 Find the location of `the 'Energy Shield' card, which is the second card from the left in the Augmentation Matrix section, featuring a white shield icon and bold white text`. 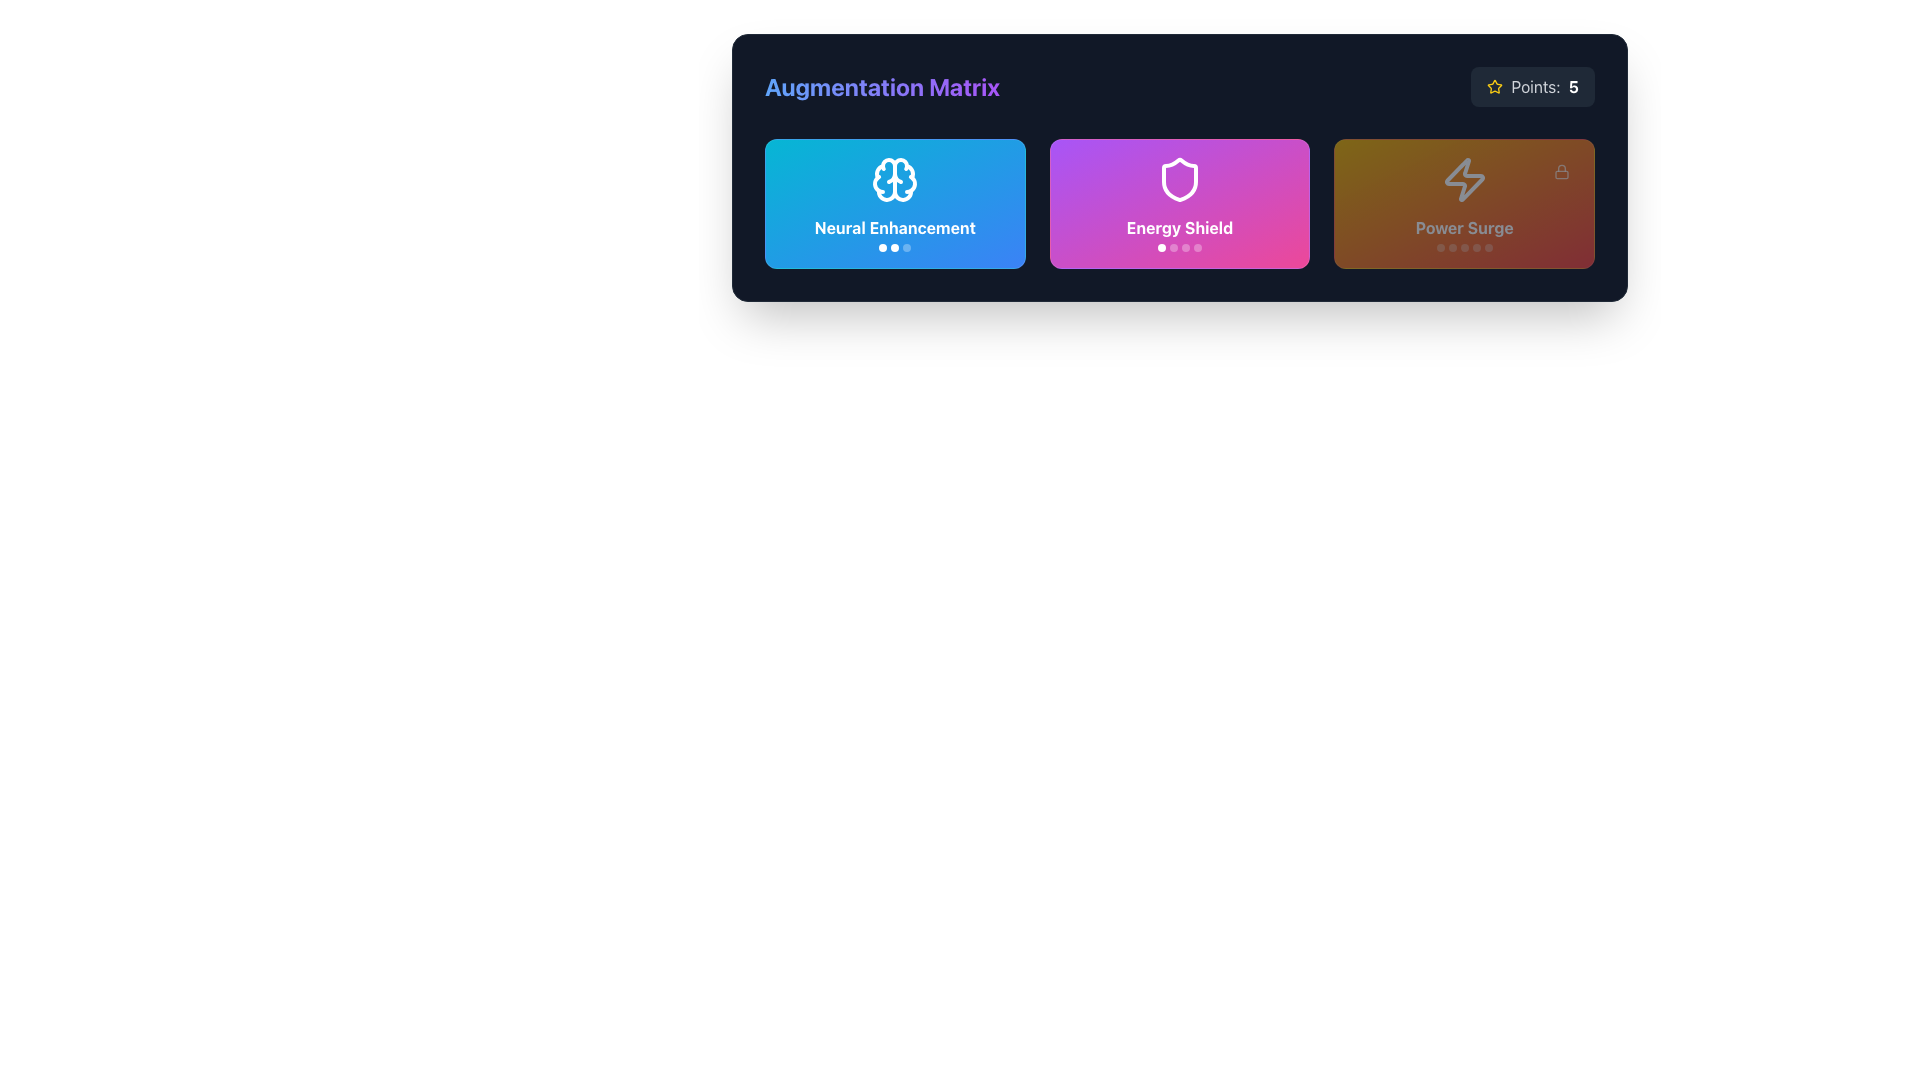

the 'Energy Shield' card, which is the second card from the left in the Augmentation Matrix section, featuring a white shield icon and bold white text is located at coordinates (1180, 167).